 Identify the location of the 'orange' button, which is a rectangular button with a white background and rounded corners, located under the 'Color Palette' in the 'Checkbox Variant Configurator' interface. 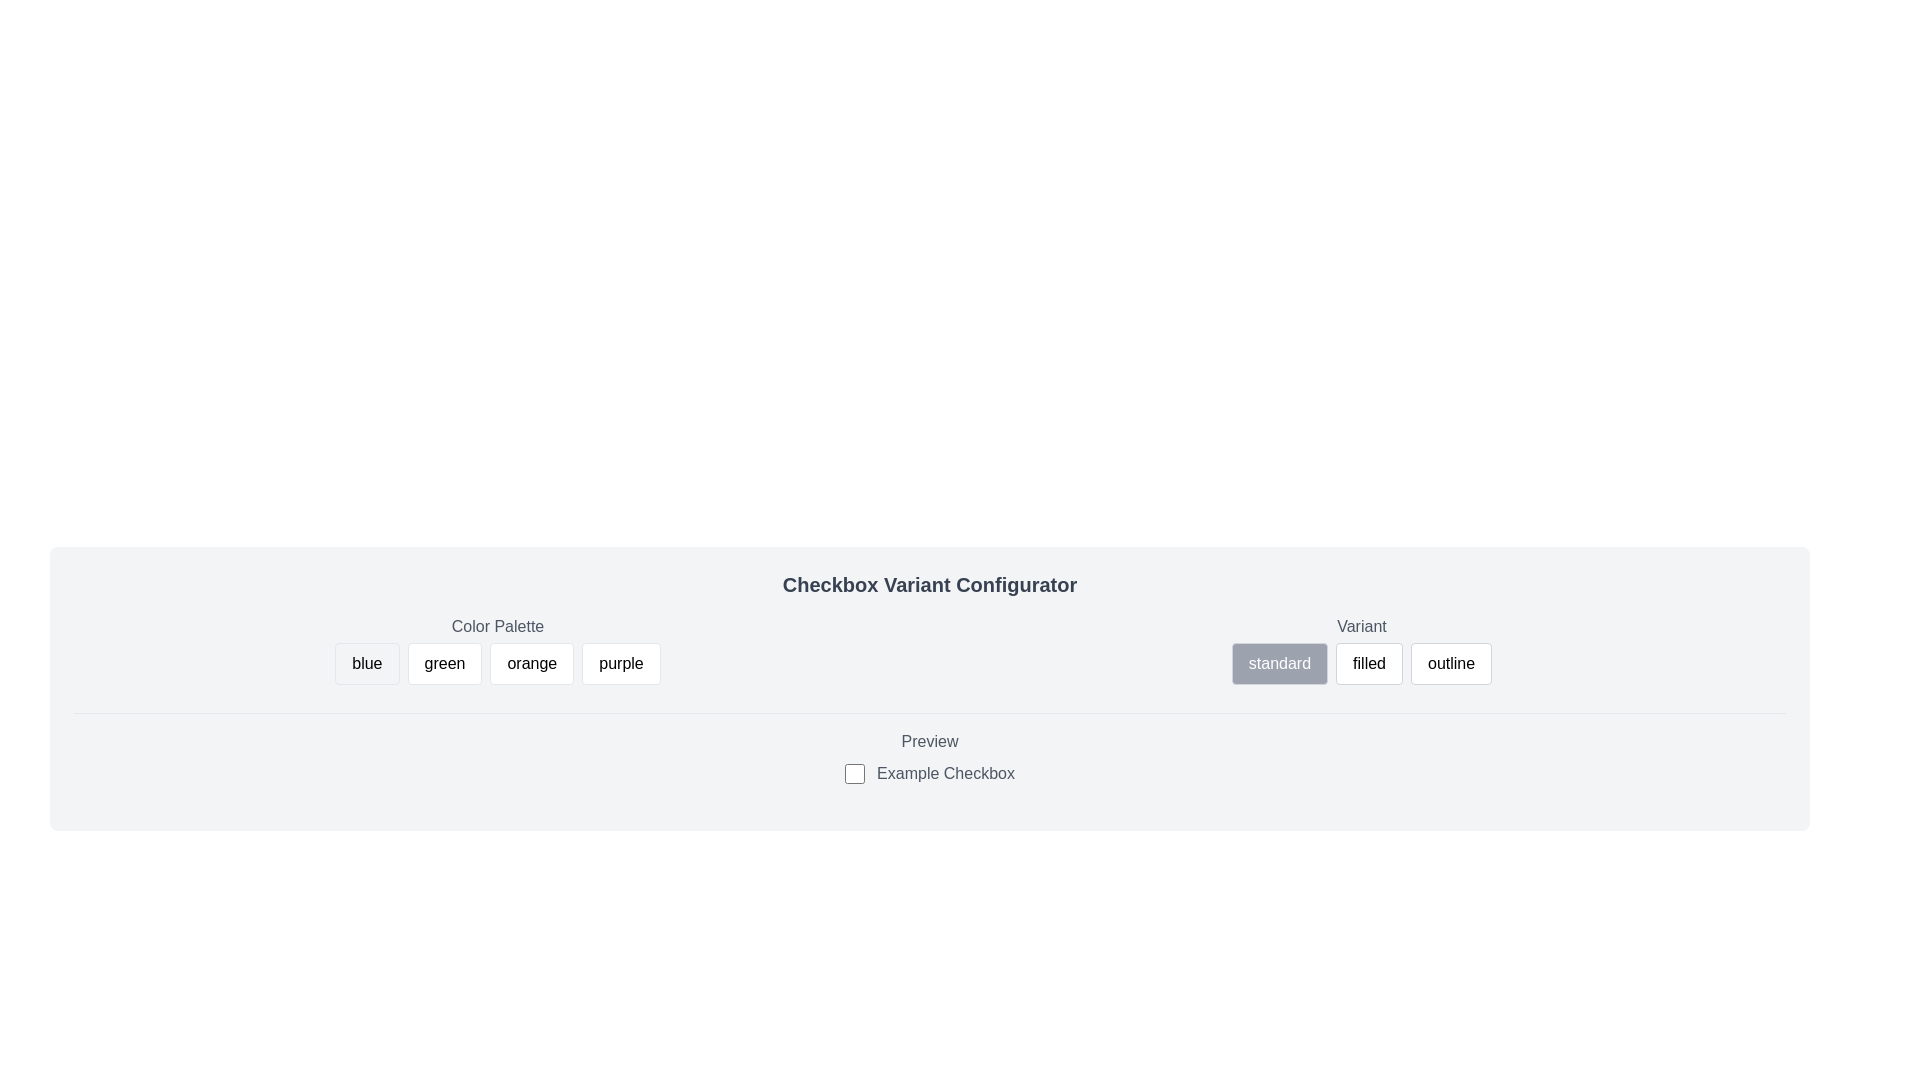
(498, 651).